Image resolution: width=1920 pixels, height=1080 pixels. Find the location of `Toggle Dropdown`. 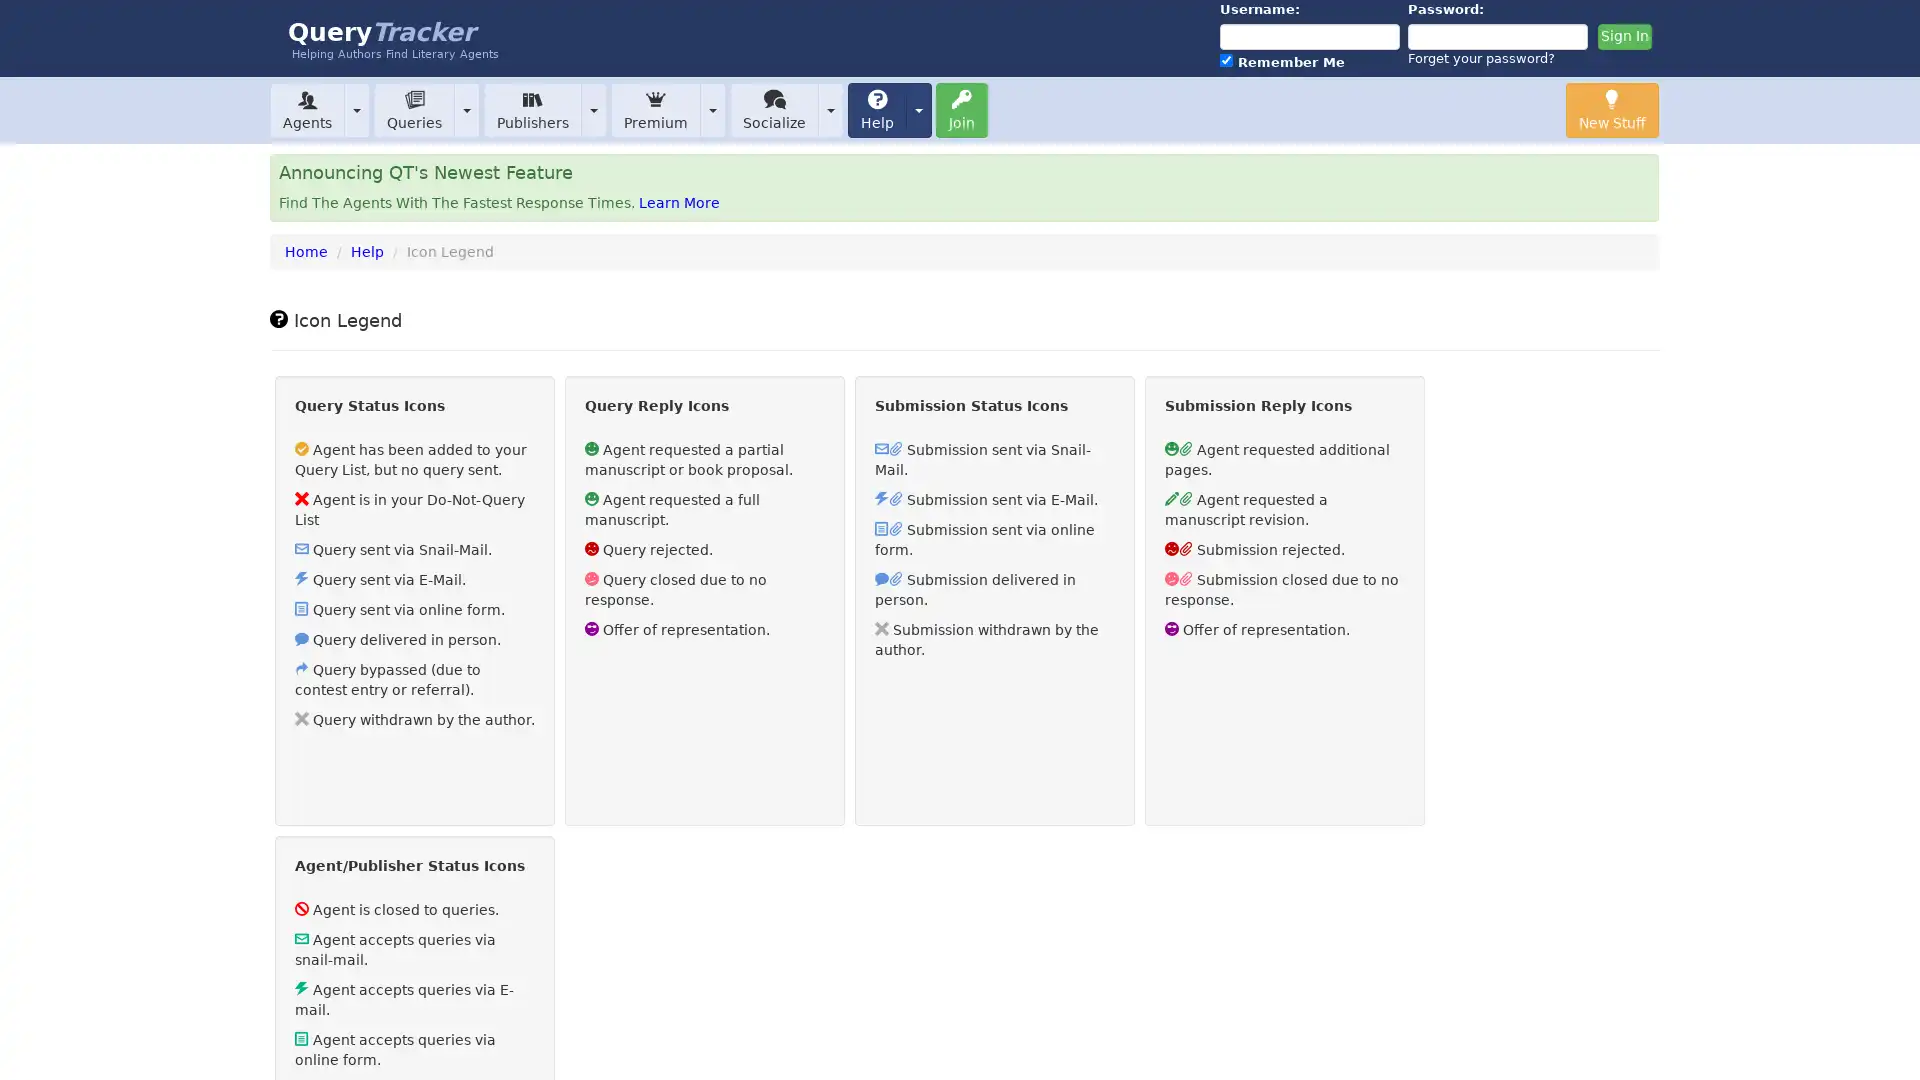

Toggle Dropdown is located at coordinates (465, 109).